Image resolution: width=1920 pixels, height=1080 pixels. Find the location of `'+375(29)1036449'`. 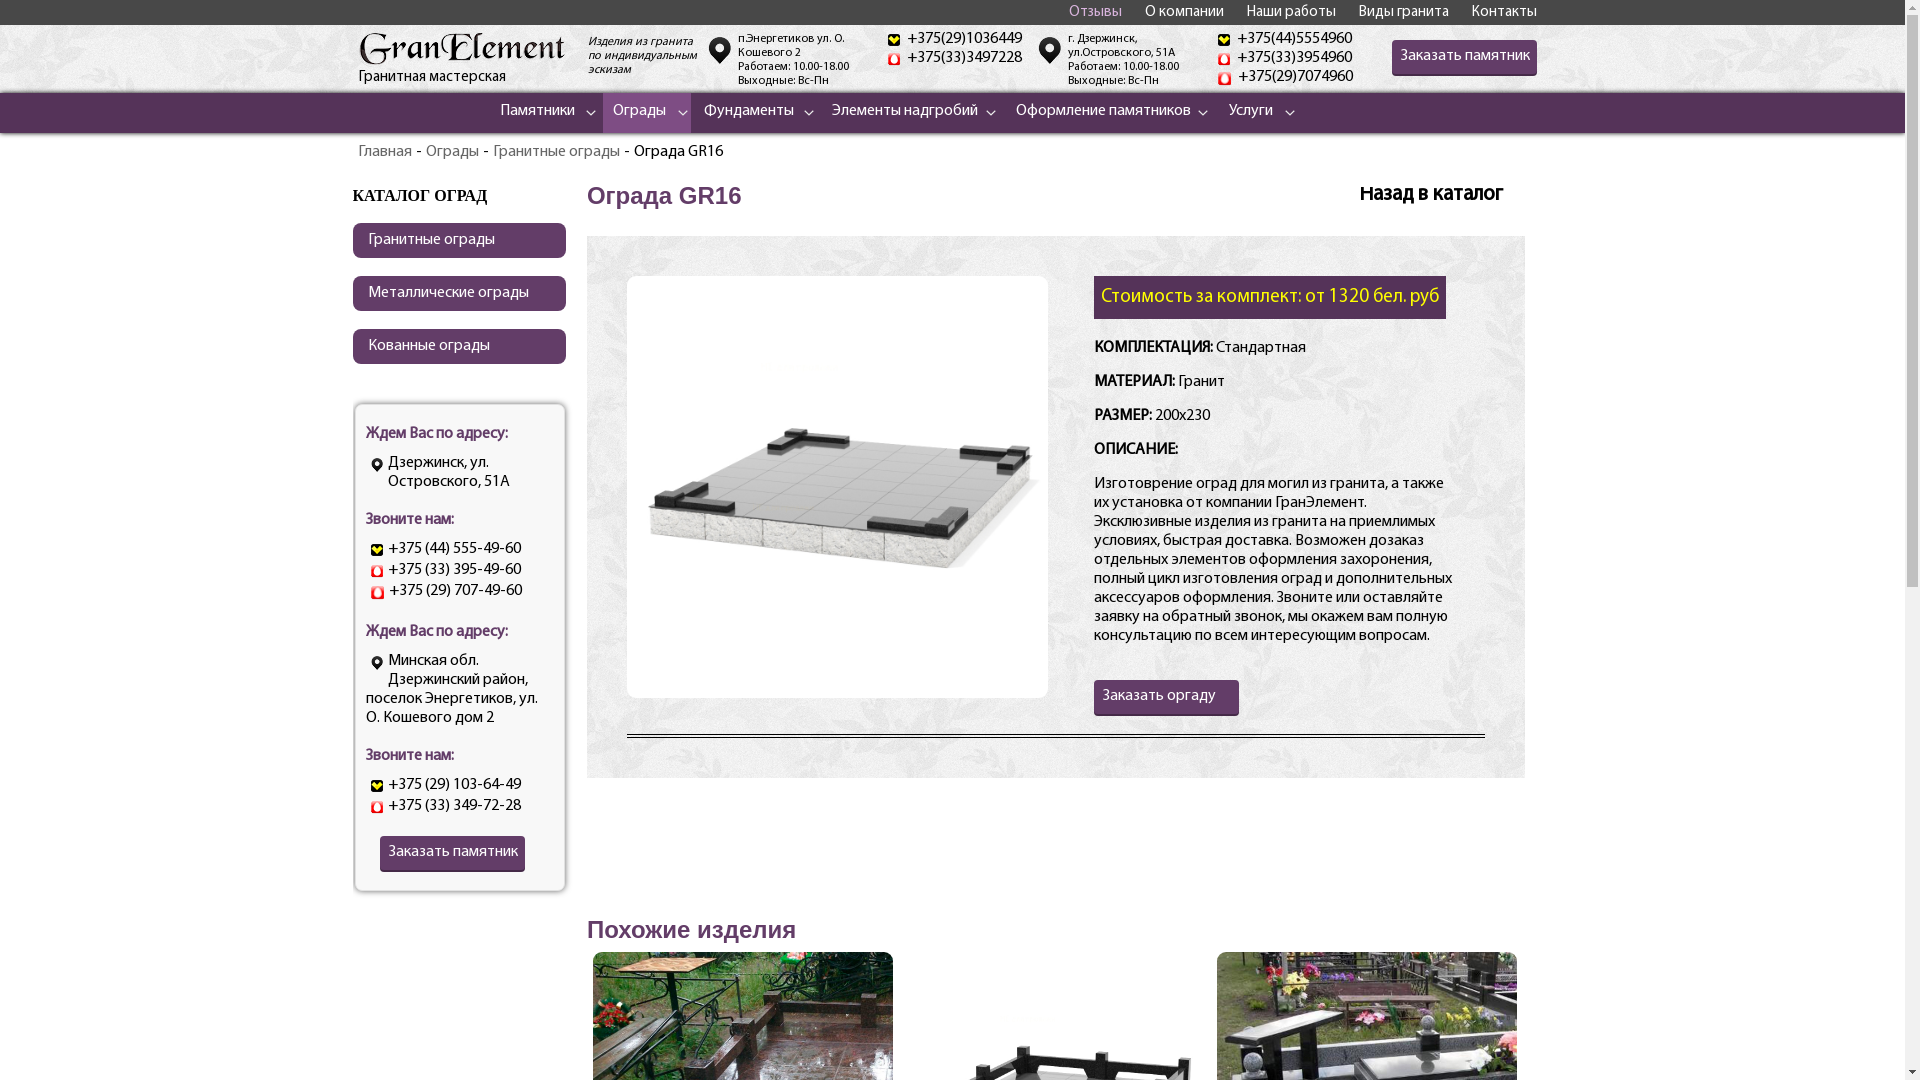

'+375(29)1036449' is located at coordinates (963, 38).